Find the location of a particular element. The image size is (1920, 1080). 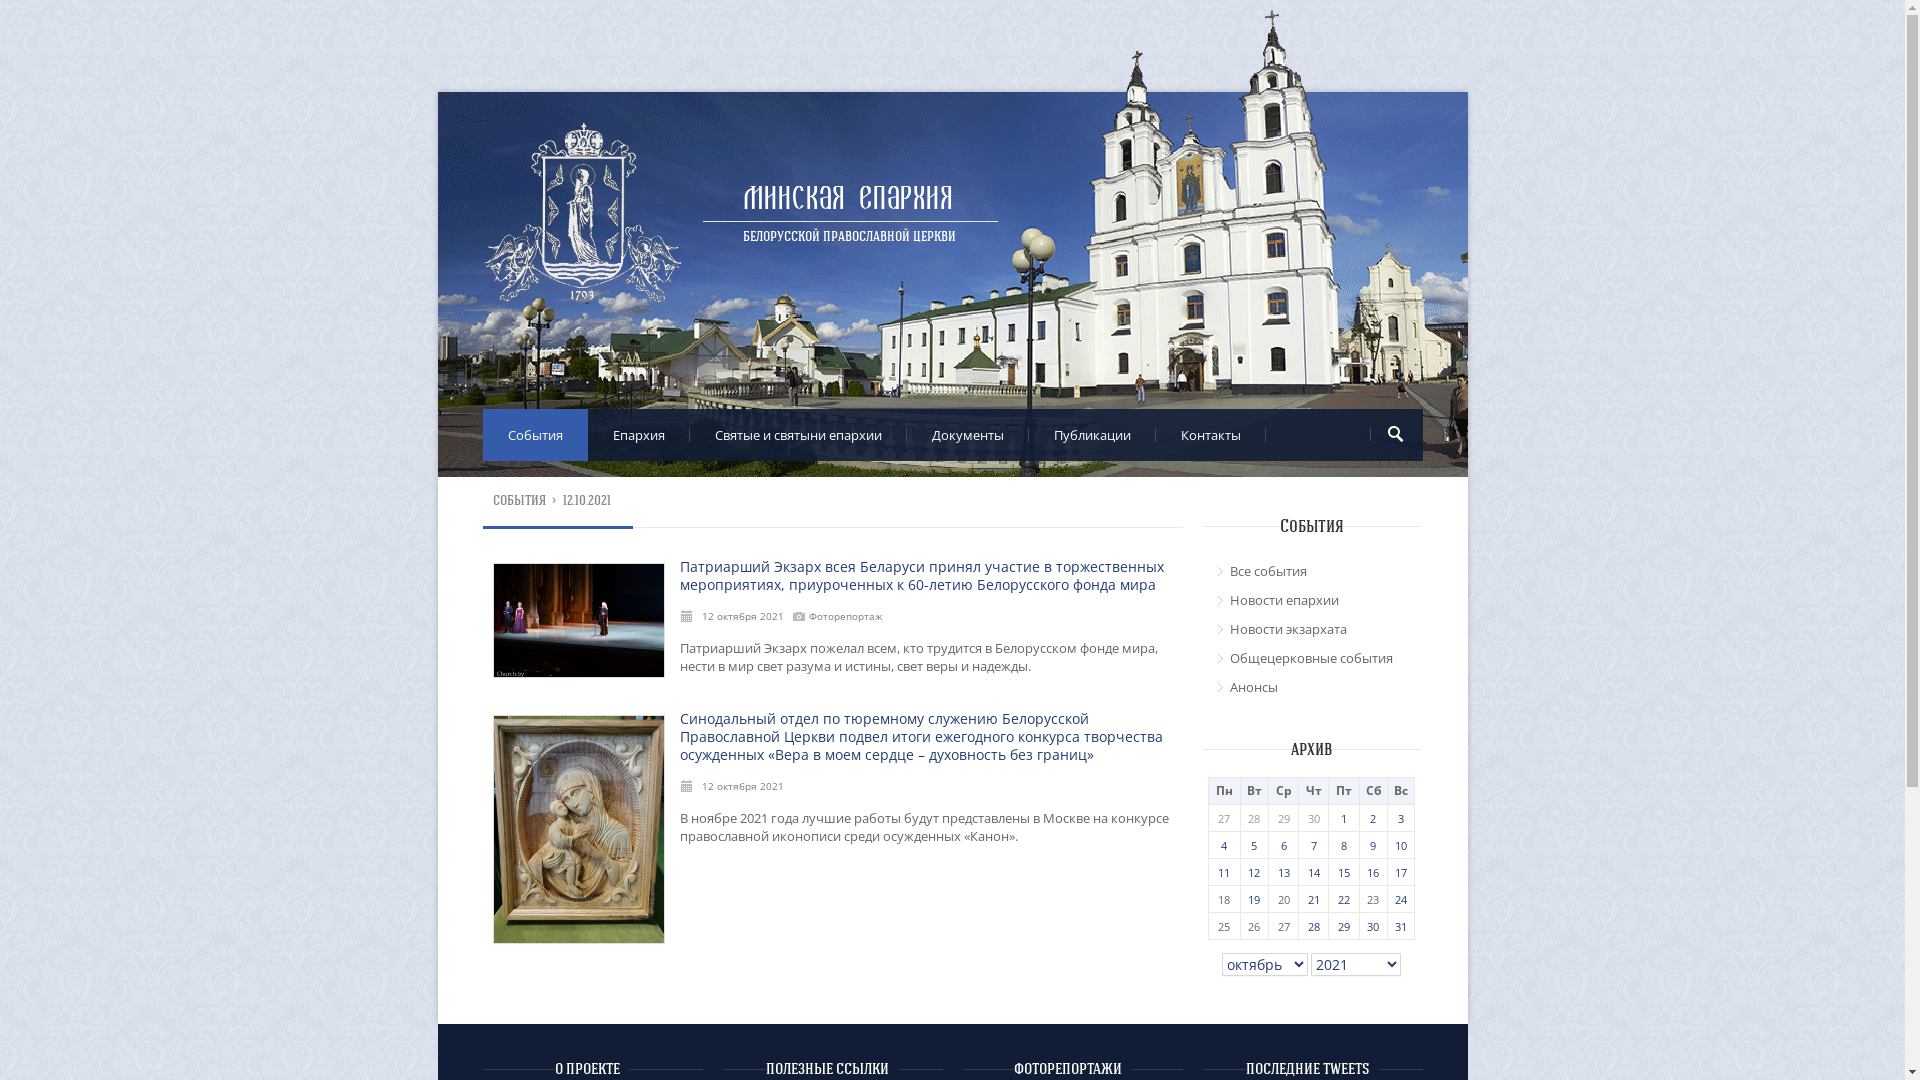

'14' is located at coordinates (1314, 870).